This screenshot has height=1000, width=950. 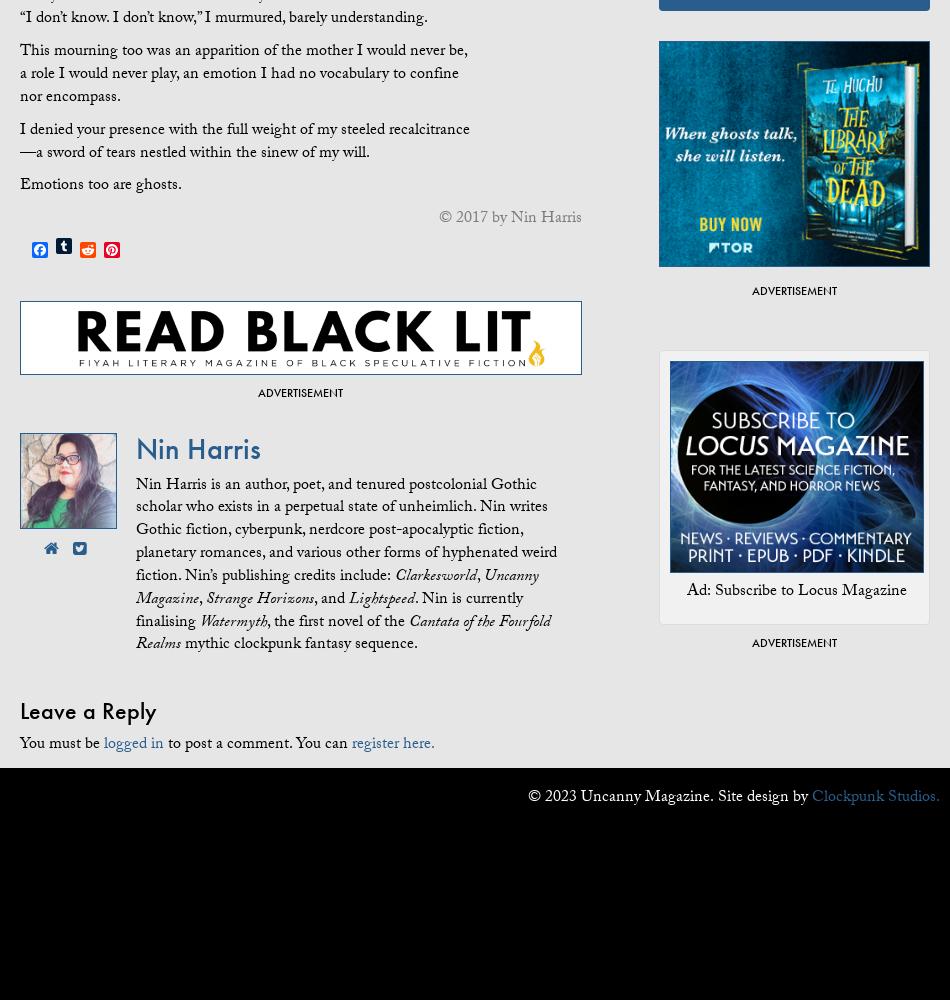 What do you see at coordinates (342, 634) in the screenshot?
I see `'Cantata of the Fourfold Realms'` at bounding box center [342, 634].